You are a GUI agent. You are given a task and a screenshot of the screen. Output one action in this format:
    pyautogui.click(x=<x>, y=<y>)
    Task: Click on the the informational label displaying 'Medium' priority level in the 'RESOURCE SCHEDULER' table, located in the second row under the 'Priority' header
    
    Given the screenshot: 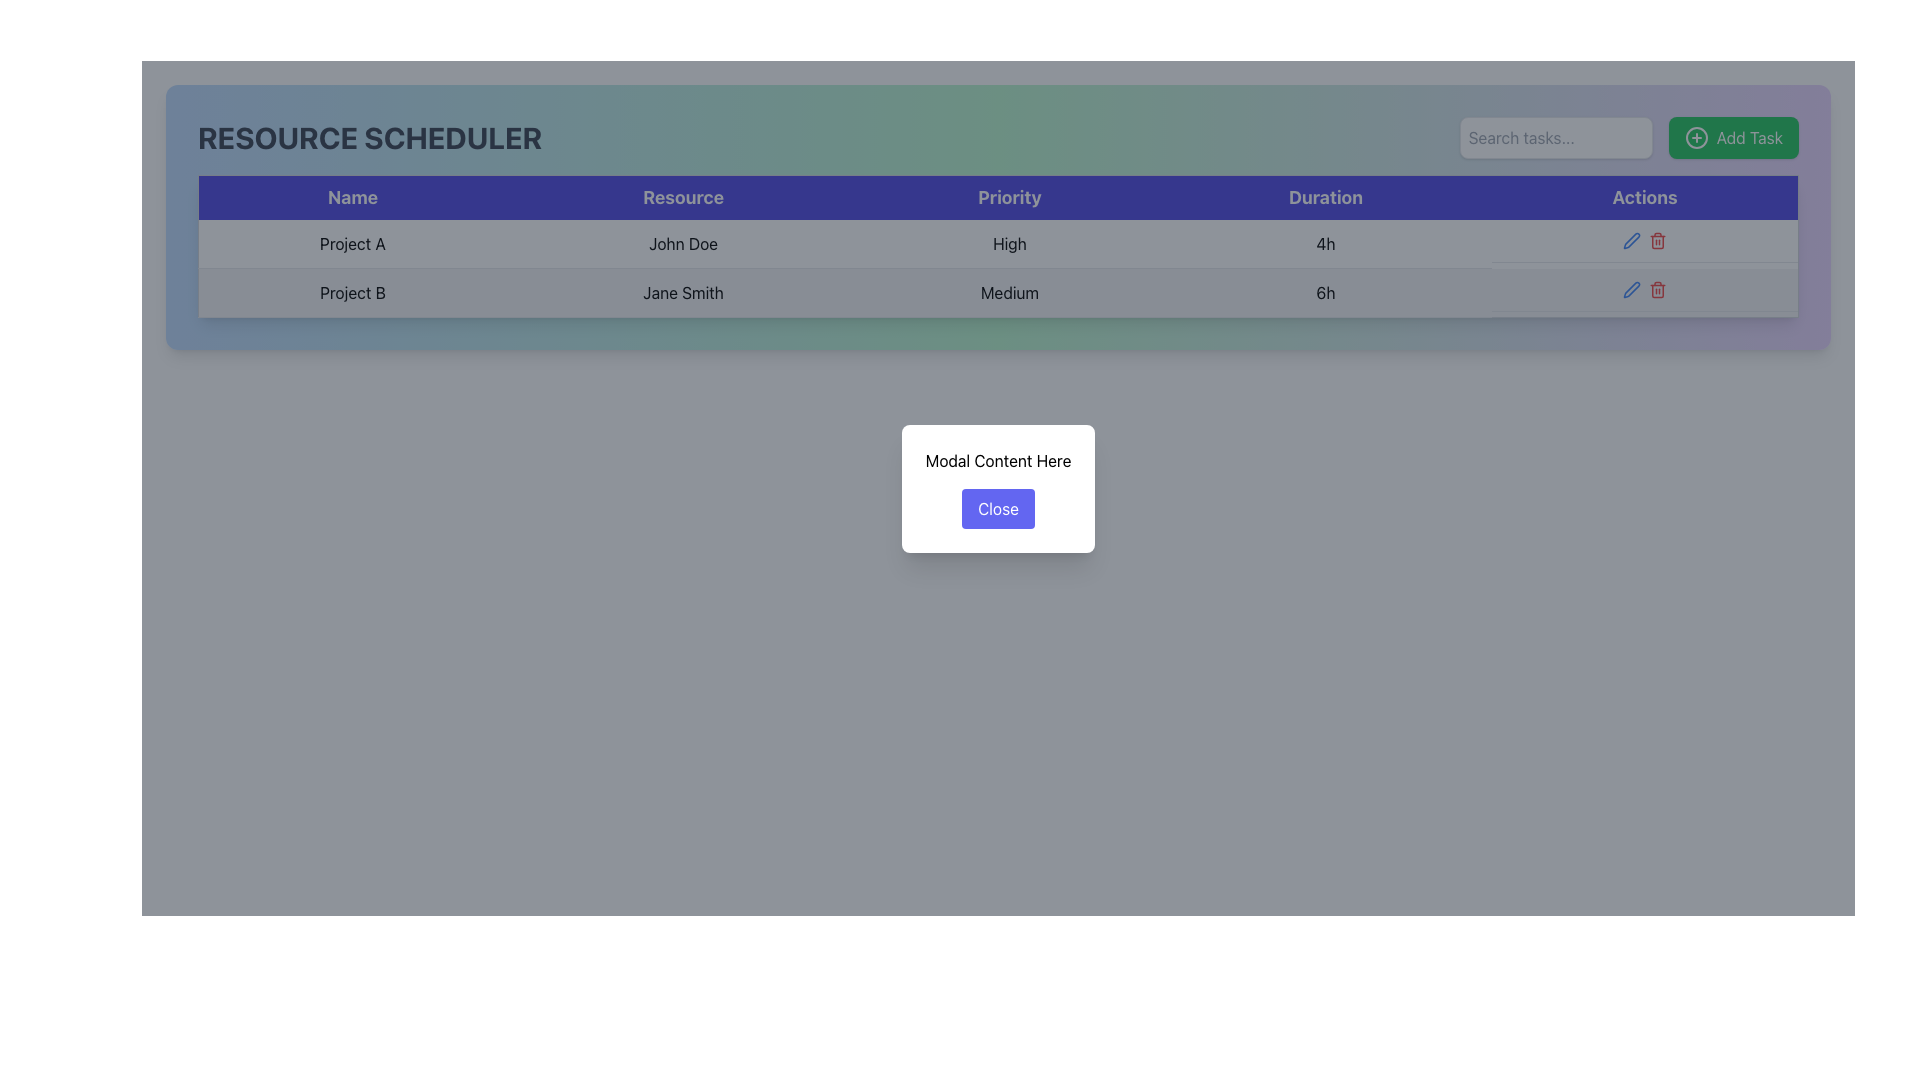 What is the action you would take?
    pyautogui.click(x=1009, y=293)
    